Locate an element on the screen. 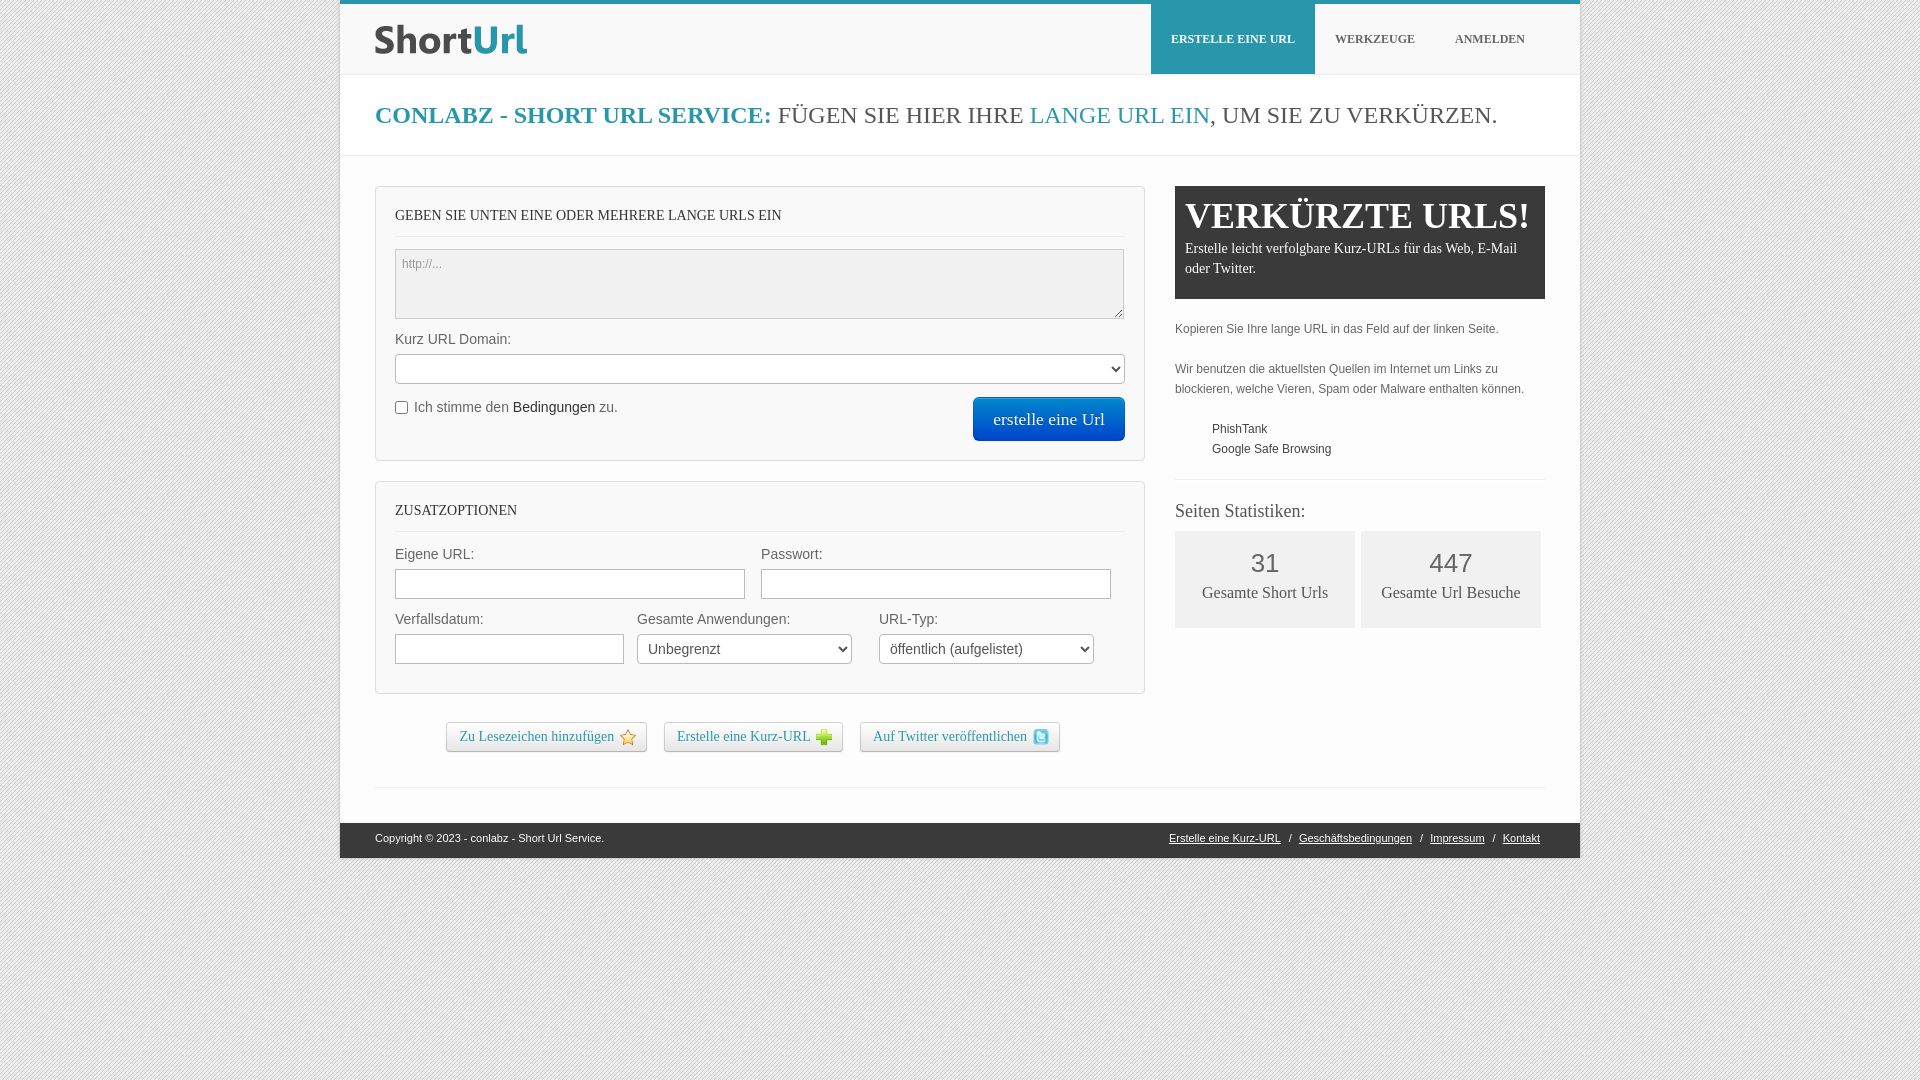 The image size is (1920, 1080). 'Google Safe Browsing' is located at coordinates (1270, 447).